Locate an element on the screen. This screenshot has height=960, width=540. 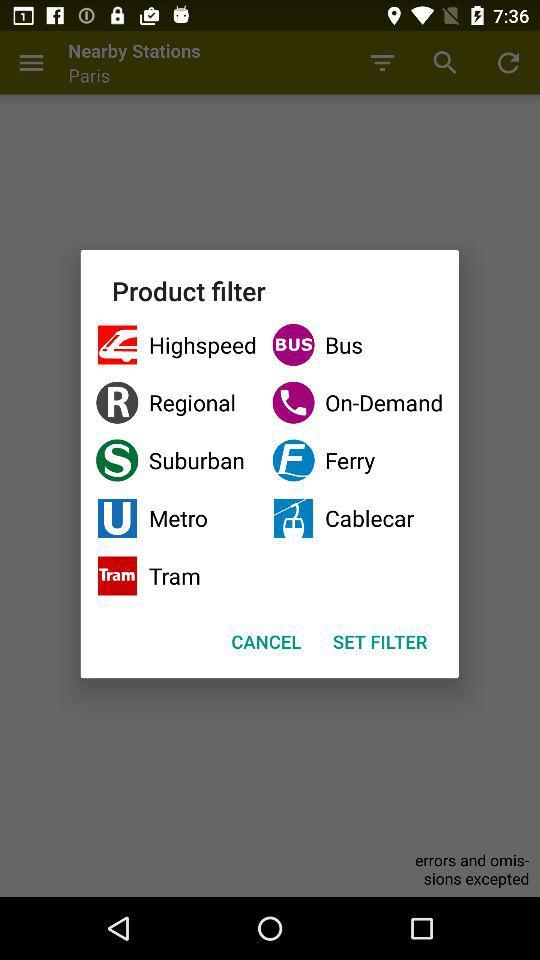
regional is located at coordinates (176, 401).